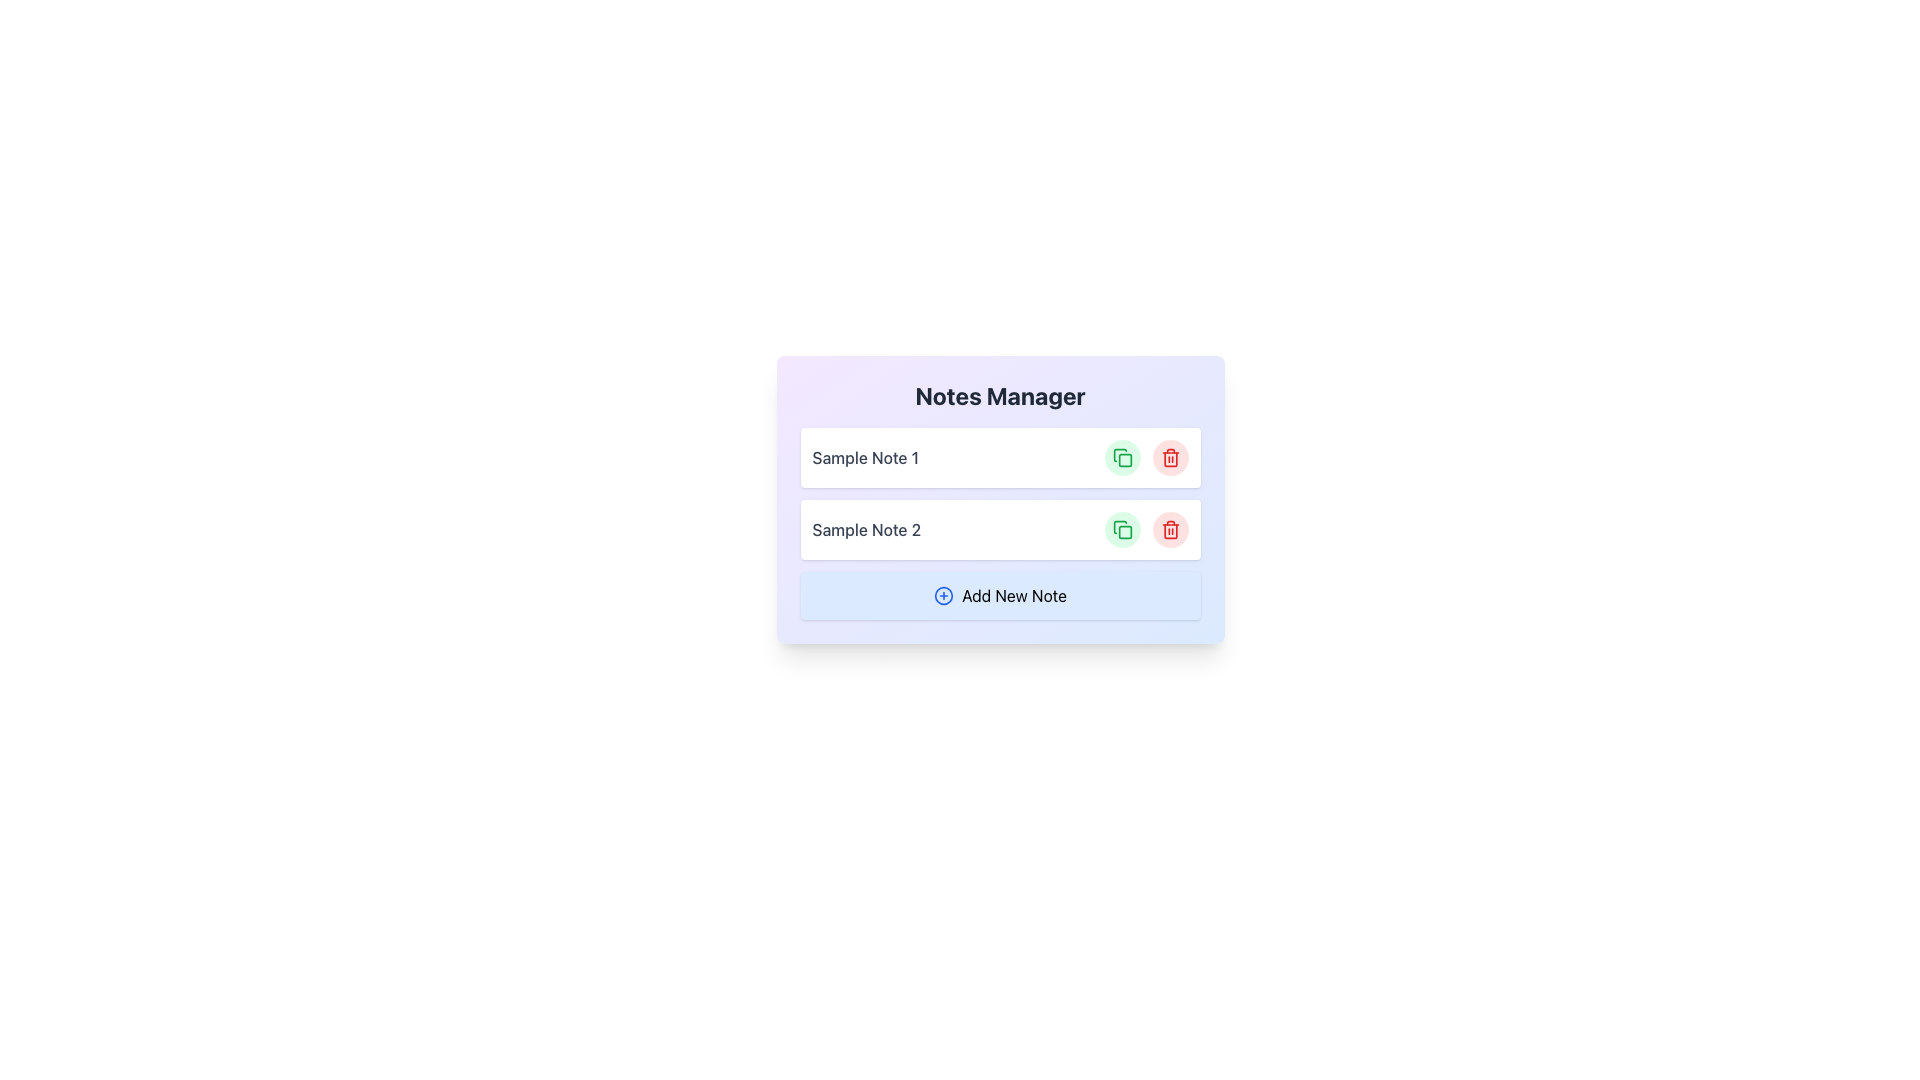 Image resolution: width=1920 pixels, height=1080 pixels. I want to click on the red circular button with a trash can icon, so click(1170, 528).